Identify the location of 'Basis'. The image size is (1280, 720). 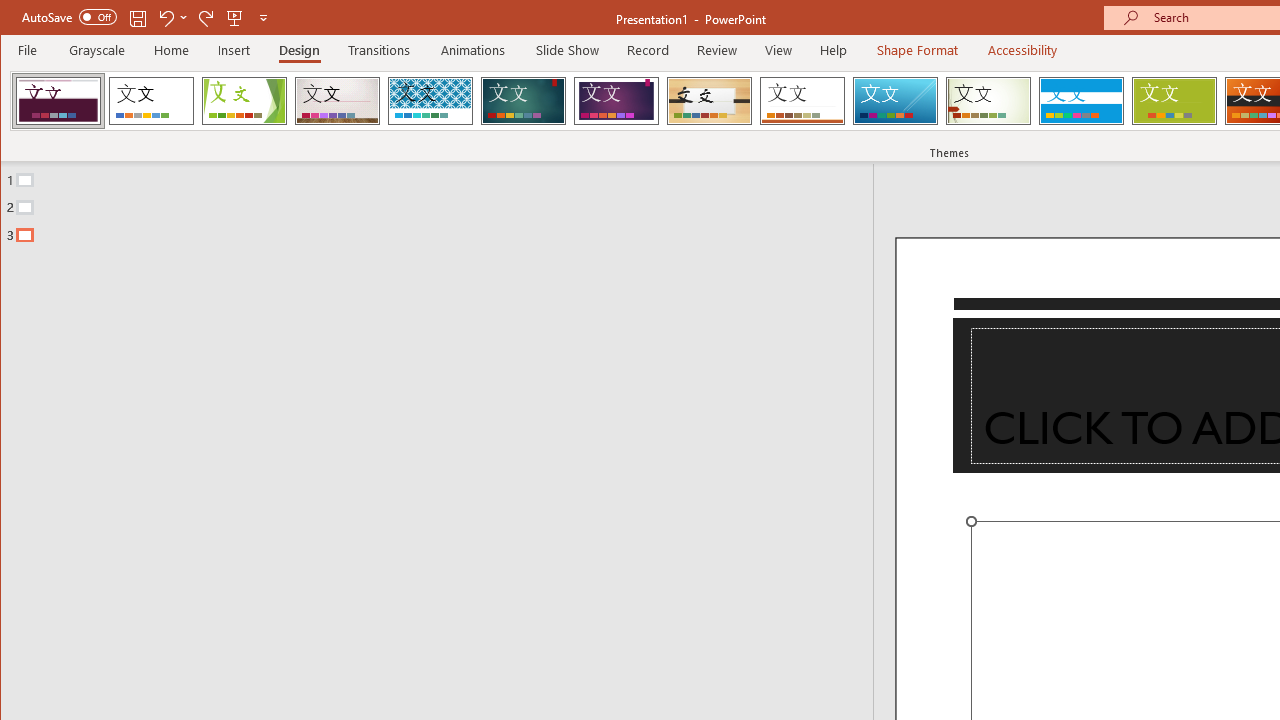
(1174, 100).